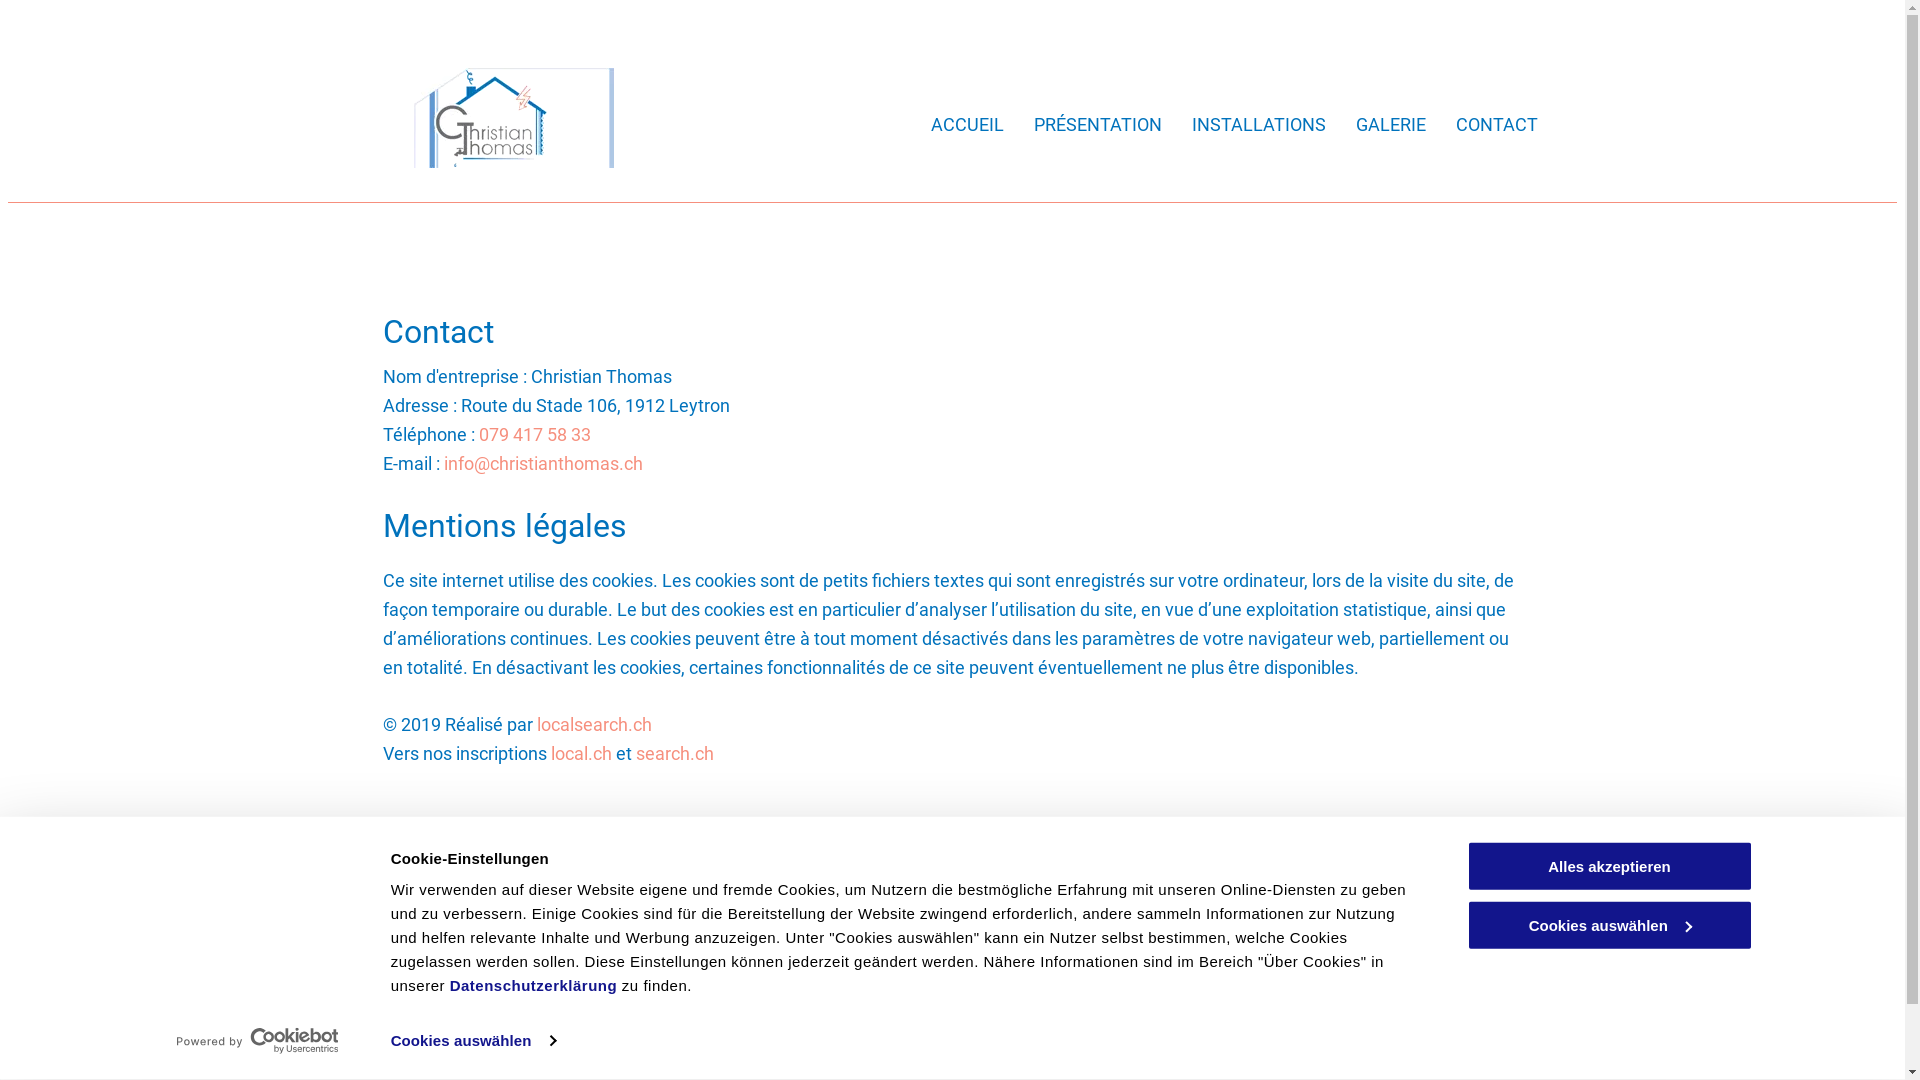  Describe the element at coordinates (966, 124) in the screenshot. I see `'ACCUEIL'` at that location.